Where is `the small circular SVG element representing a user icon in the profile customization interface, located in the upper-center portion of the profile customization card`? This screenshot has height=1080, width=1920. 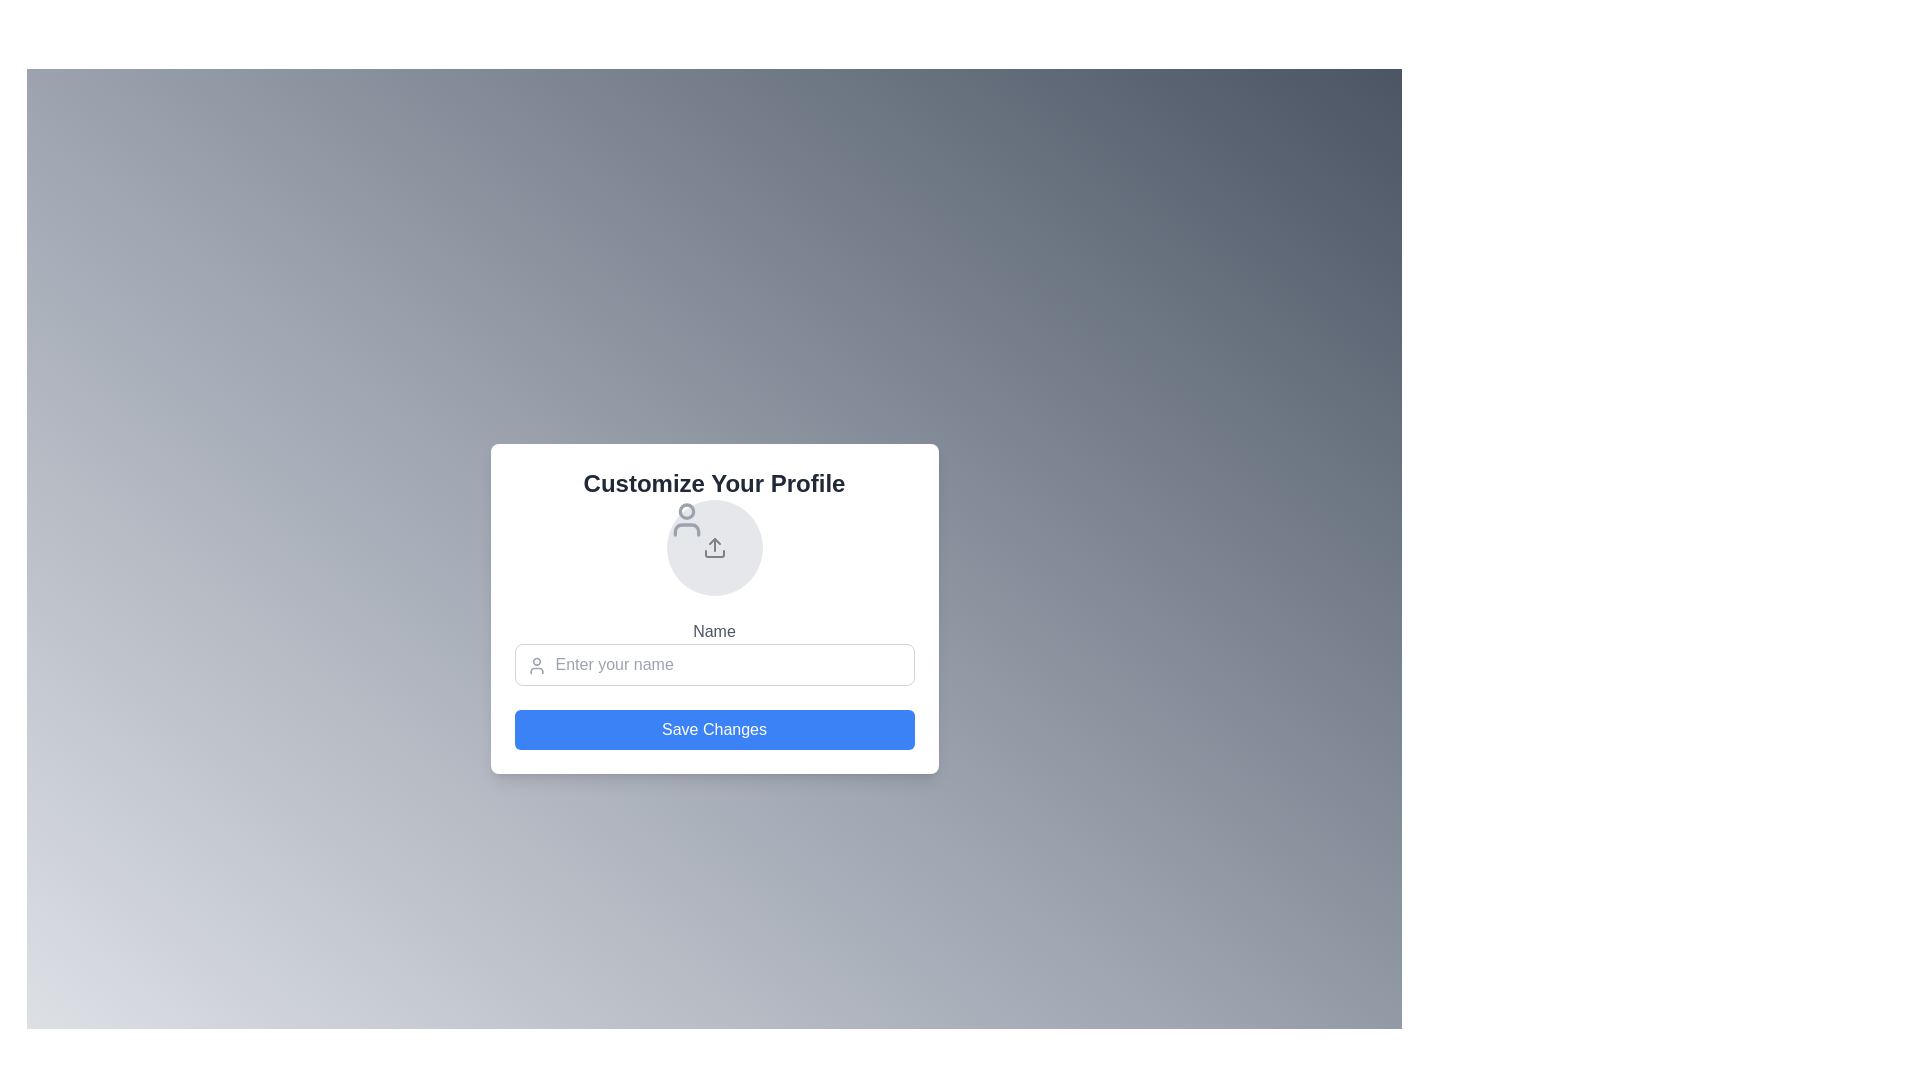
the small circular SVG element representing a user icon in the profile customization interface, located in the upper-center portion of the profile customization card is located at coordinates (686, 510).